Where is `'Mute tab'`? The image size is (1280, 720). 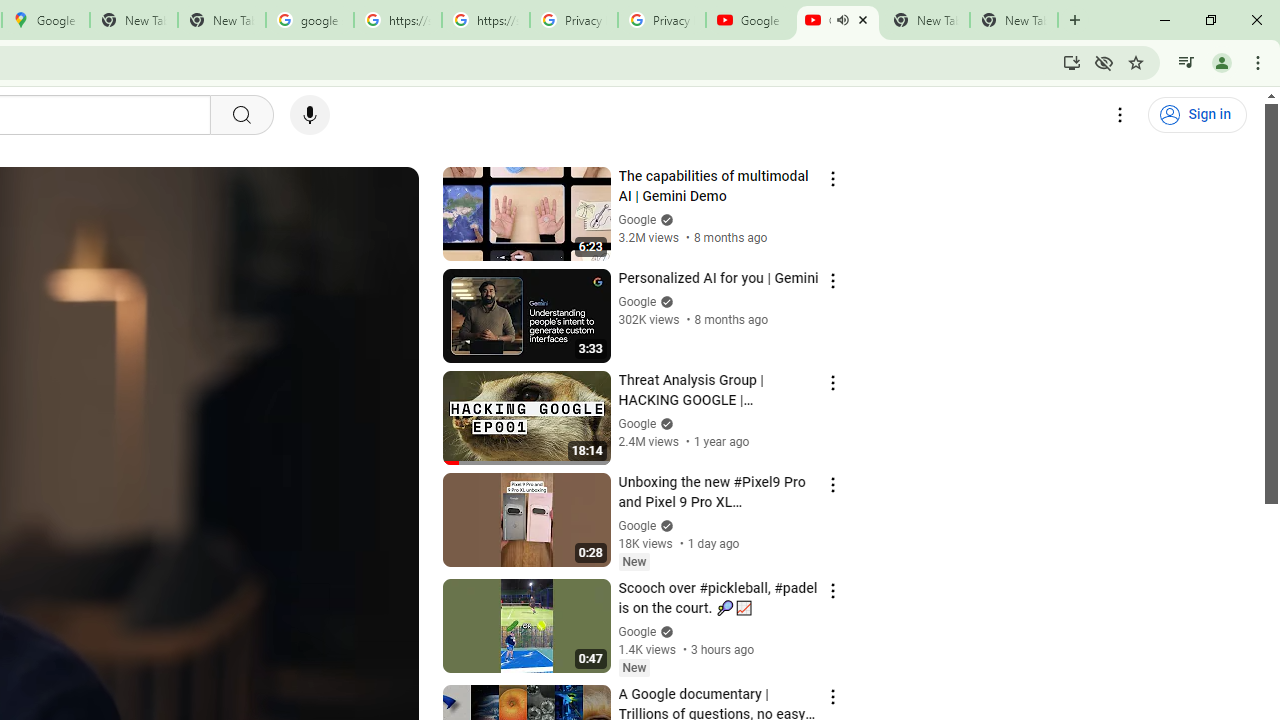 'Mute tab' is located at coordinates (842, 20).